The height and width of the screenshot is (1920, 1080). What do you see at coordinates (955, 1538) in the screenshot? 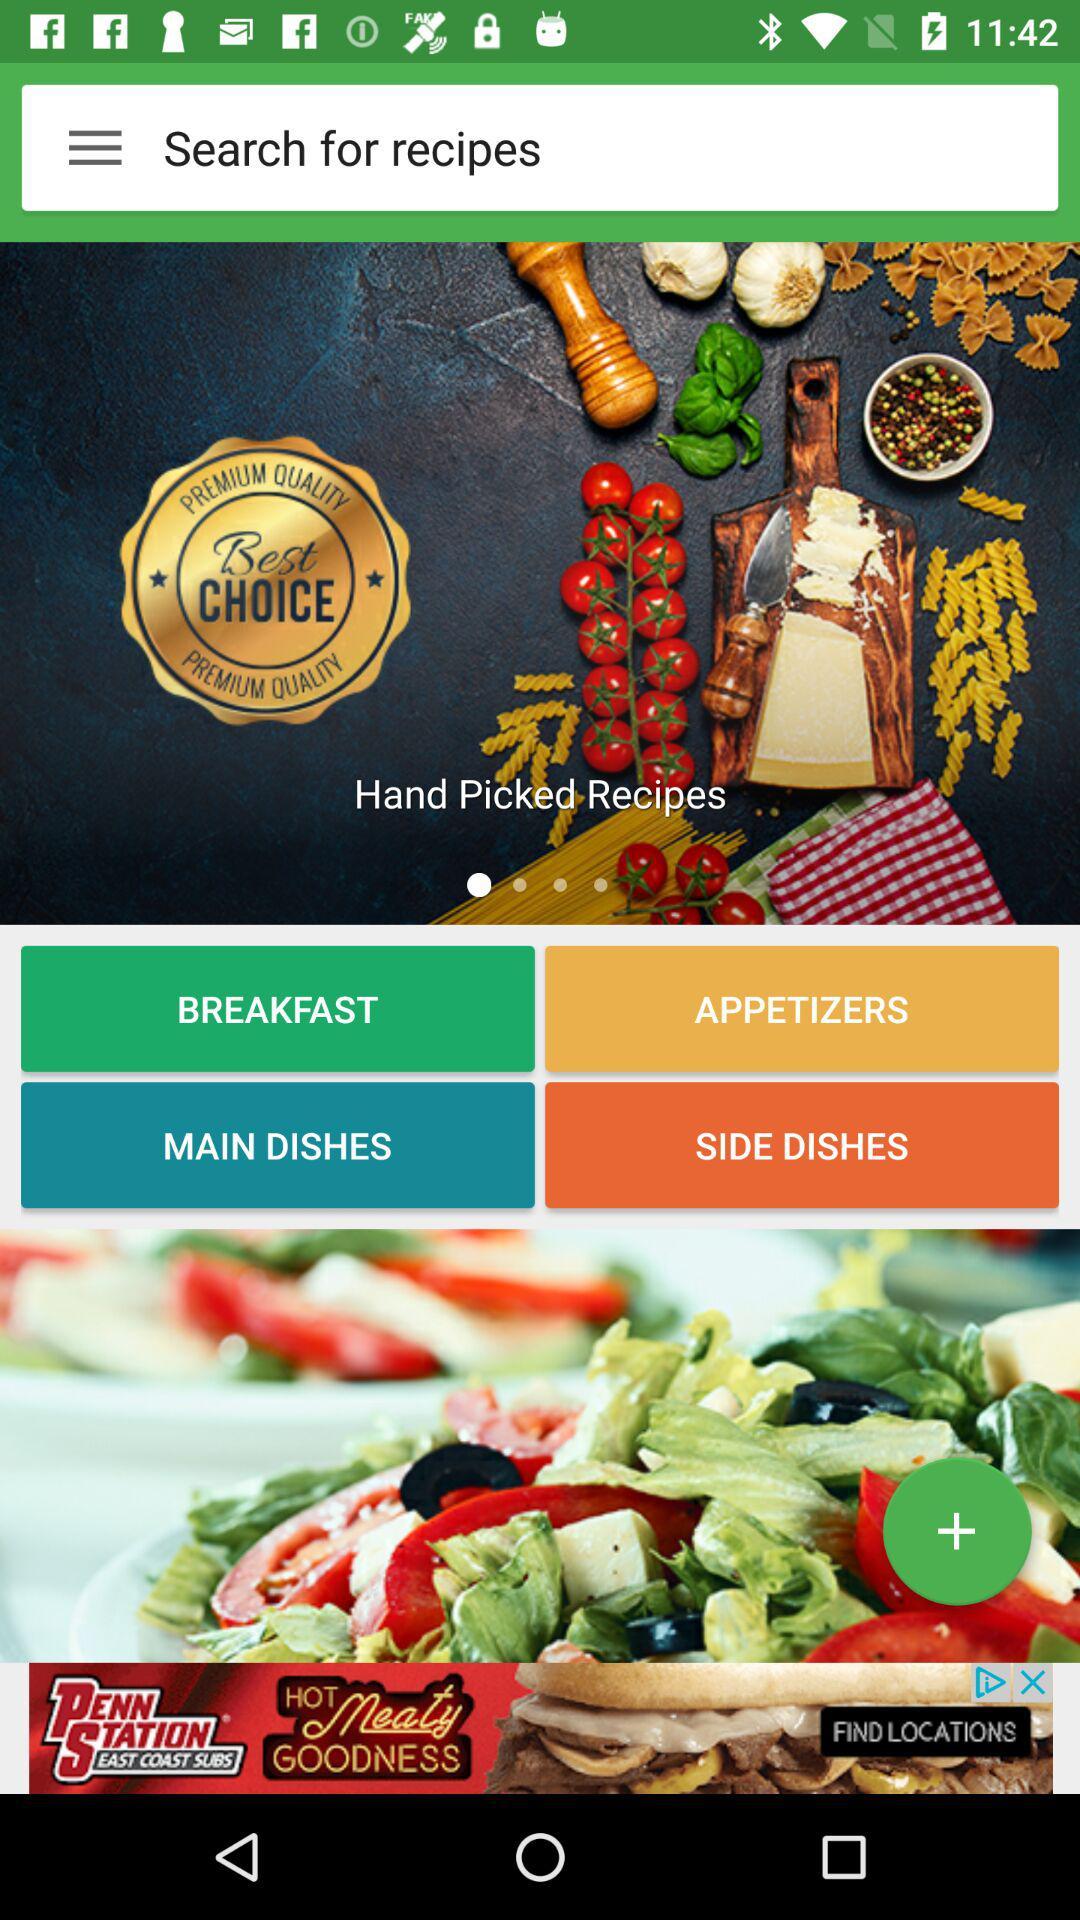
I see `the add icon` at bounding box center [955, 1538].